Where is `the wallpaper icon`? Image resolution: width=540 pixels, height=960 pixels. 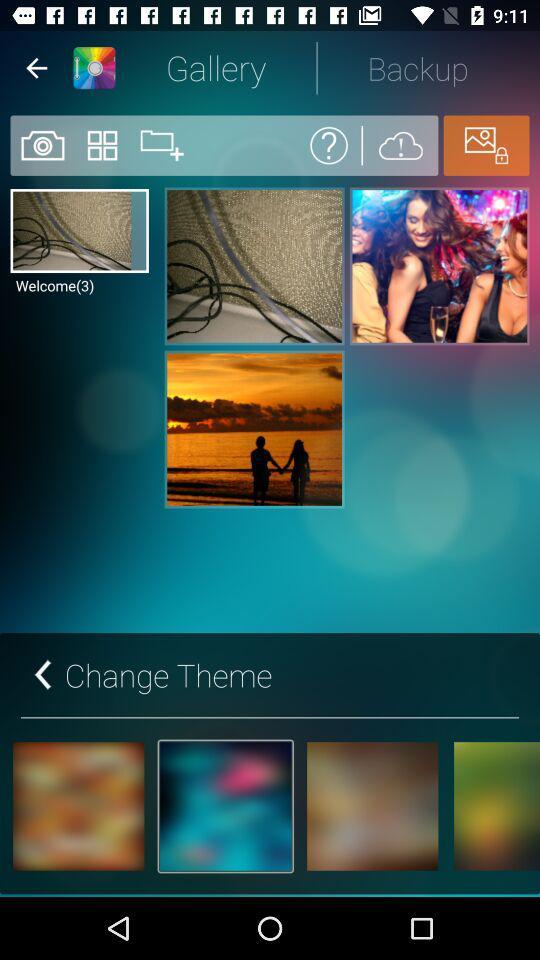 the wallpaper icon is located at coordinates (485, 144).